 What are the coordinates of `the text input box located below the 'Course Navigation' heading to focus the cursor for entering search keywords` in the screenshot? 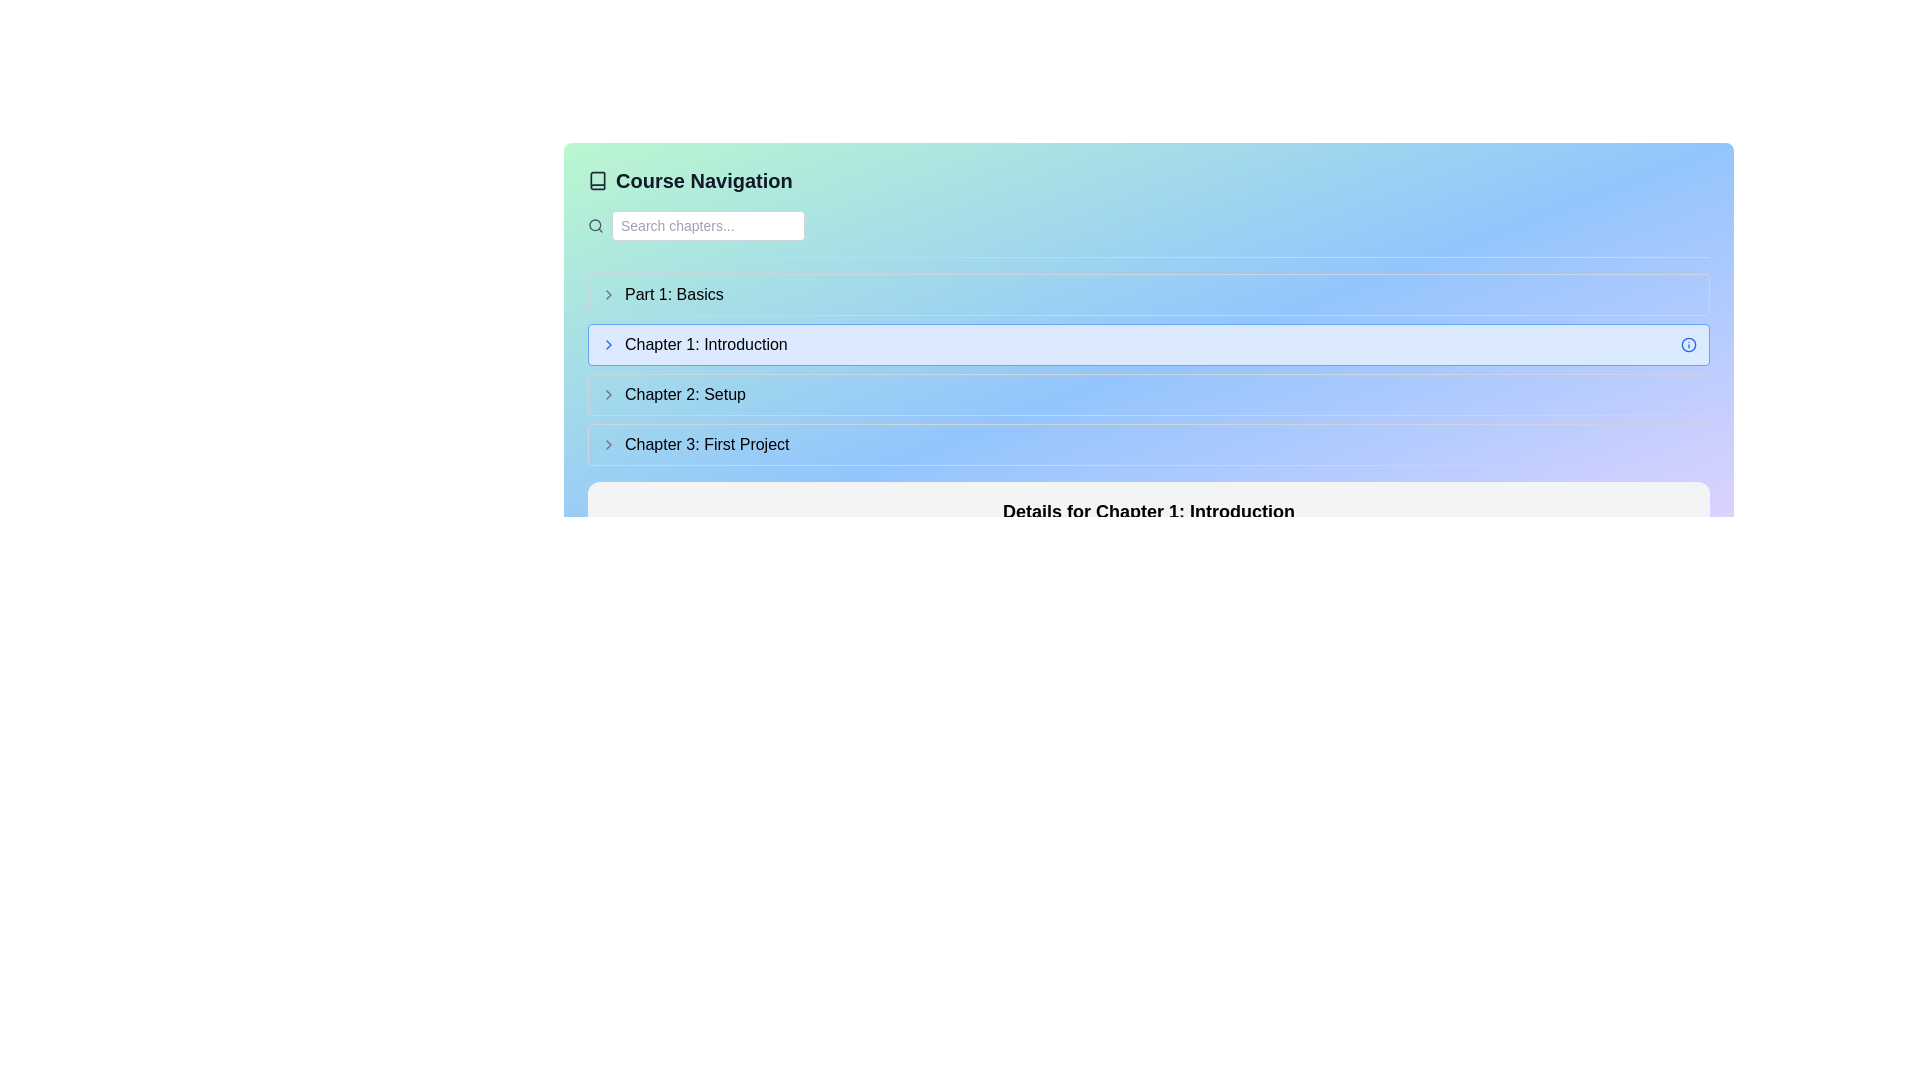 It's located at (708, 225).